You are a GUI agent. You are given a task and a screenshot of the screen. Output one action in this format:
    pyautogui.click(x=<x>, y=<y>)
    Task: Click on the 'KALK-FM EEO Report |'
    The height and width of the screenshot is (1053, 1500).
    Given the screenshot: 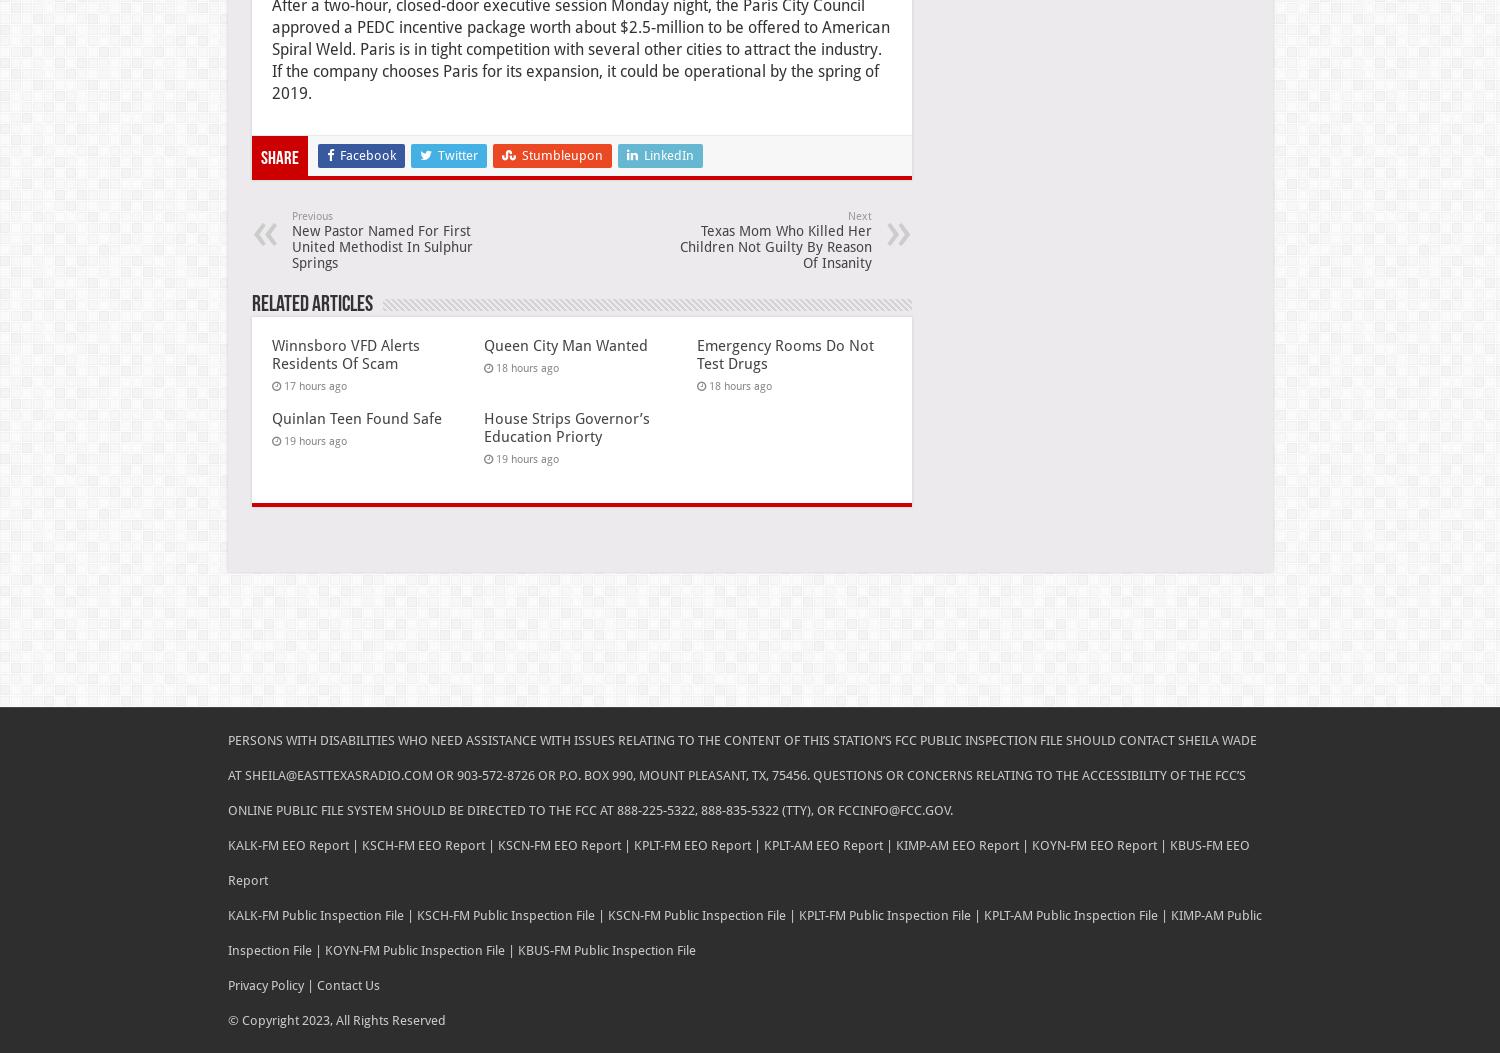 What is the action you would take?
    pyautogui.click(x=292, y=843)
    